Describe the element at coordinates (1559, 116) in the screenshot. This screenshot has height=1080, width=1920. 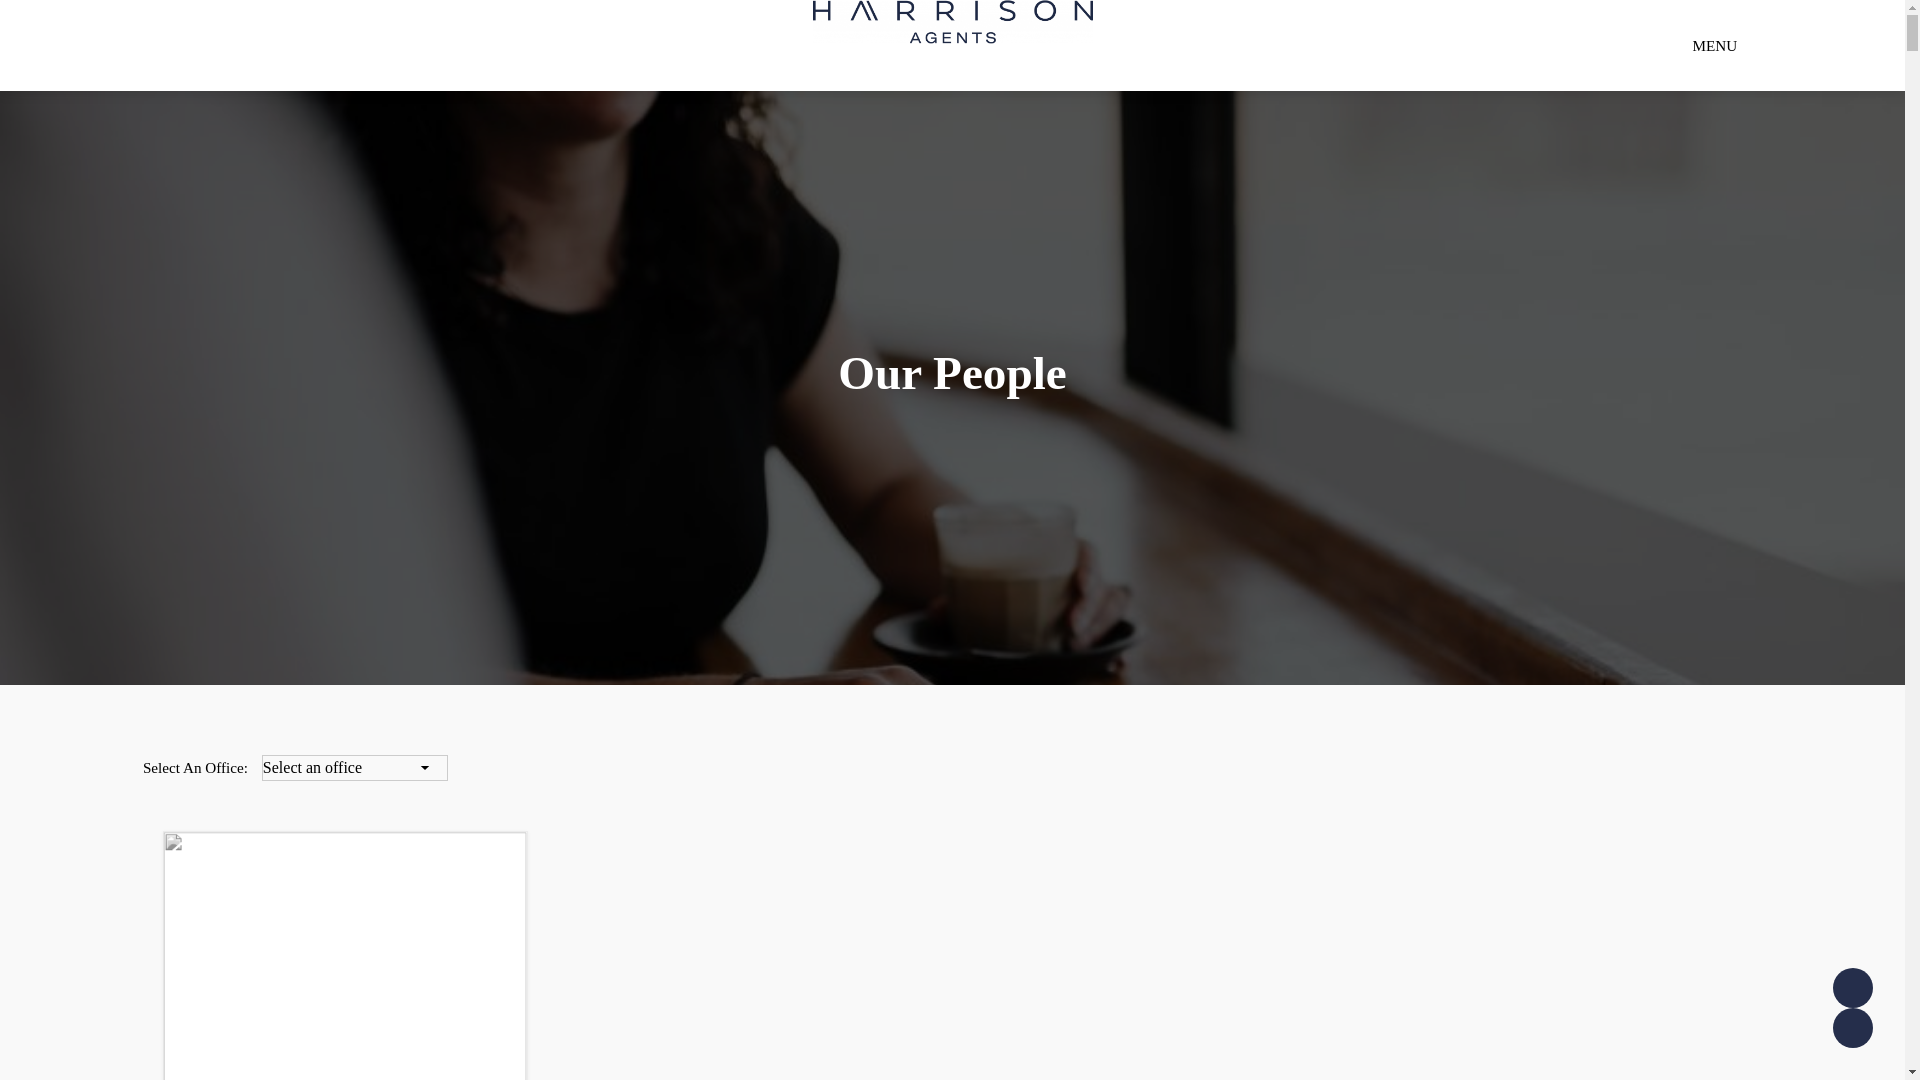
I see `'Search'` at that location.